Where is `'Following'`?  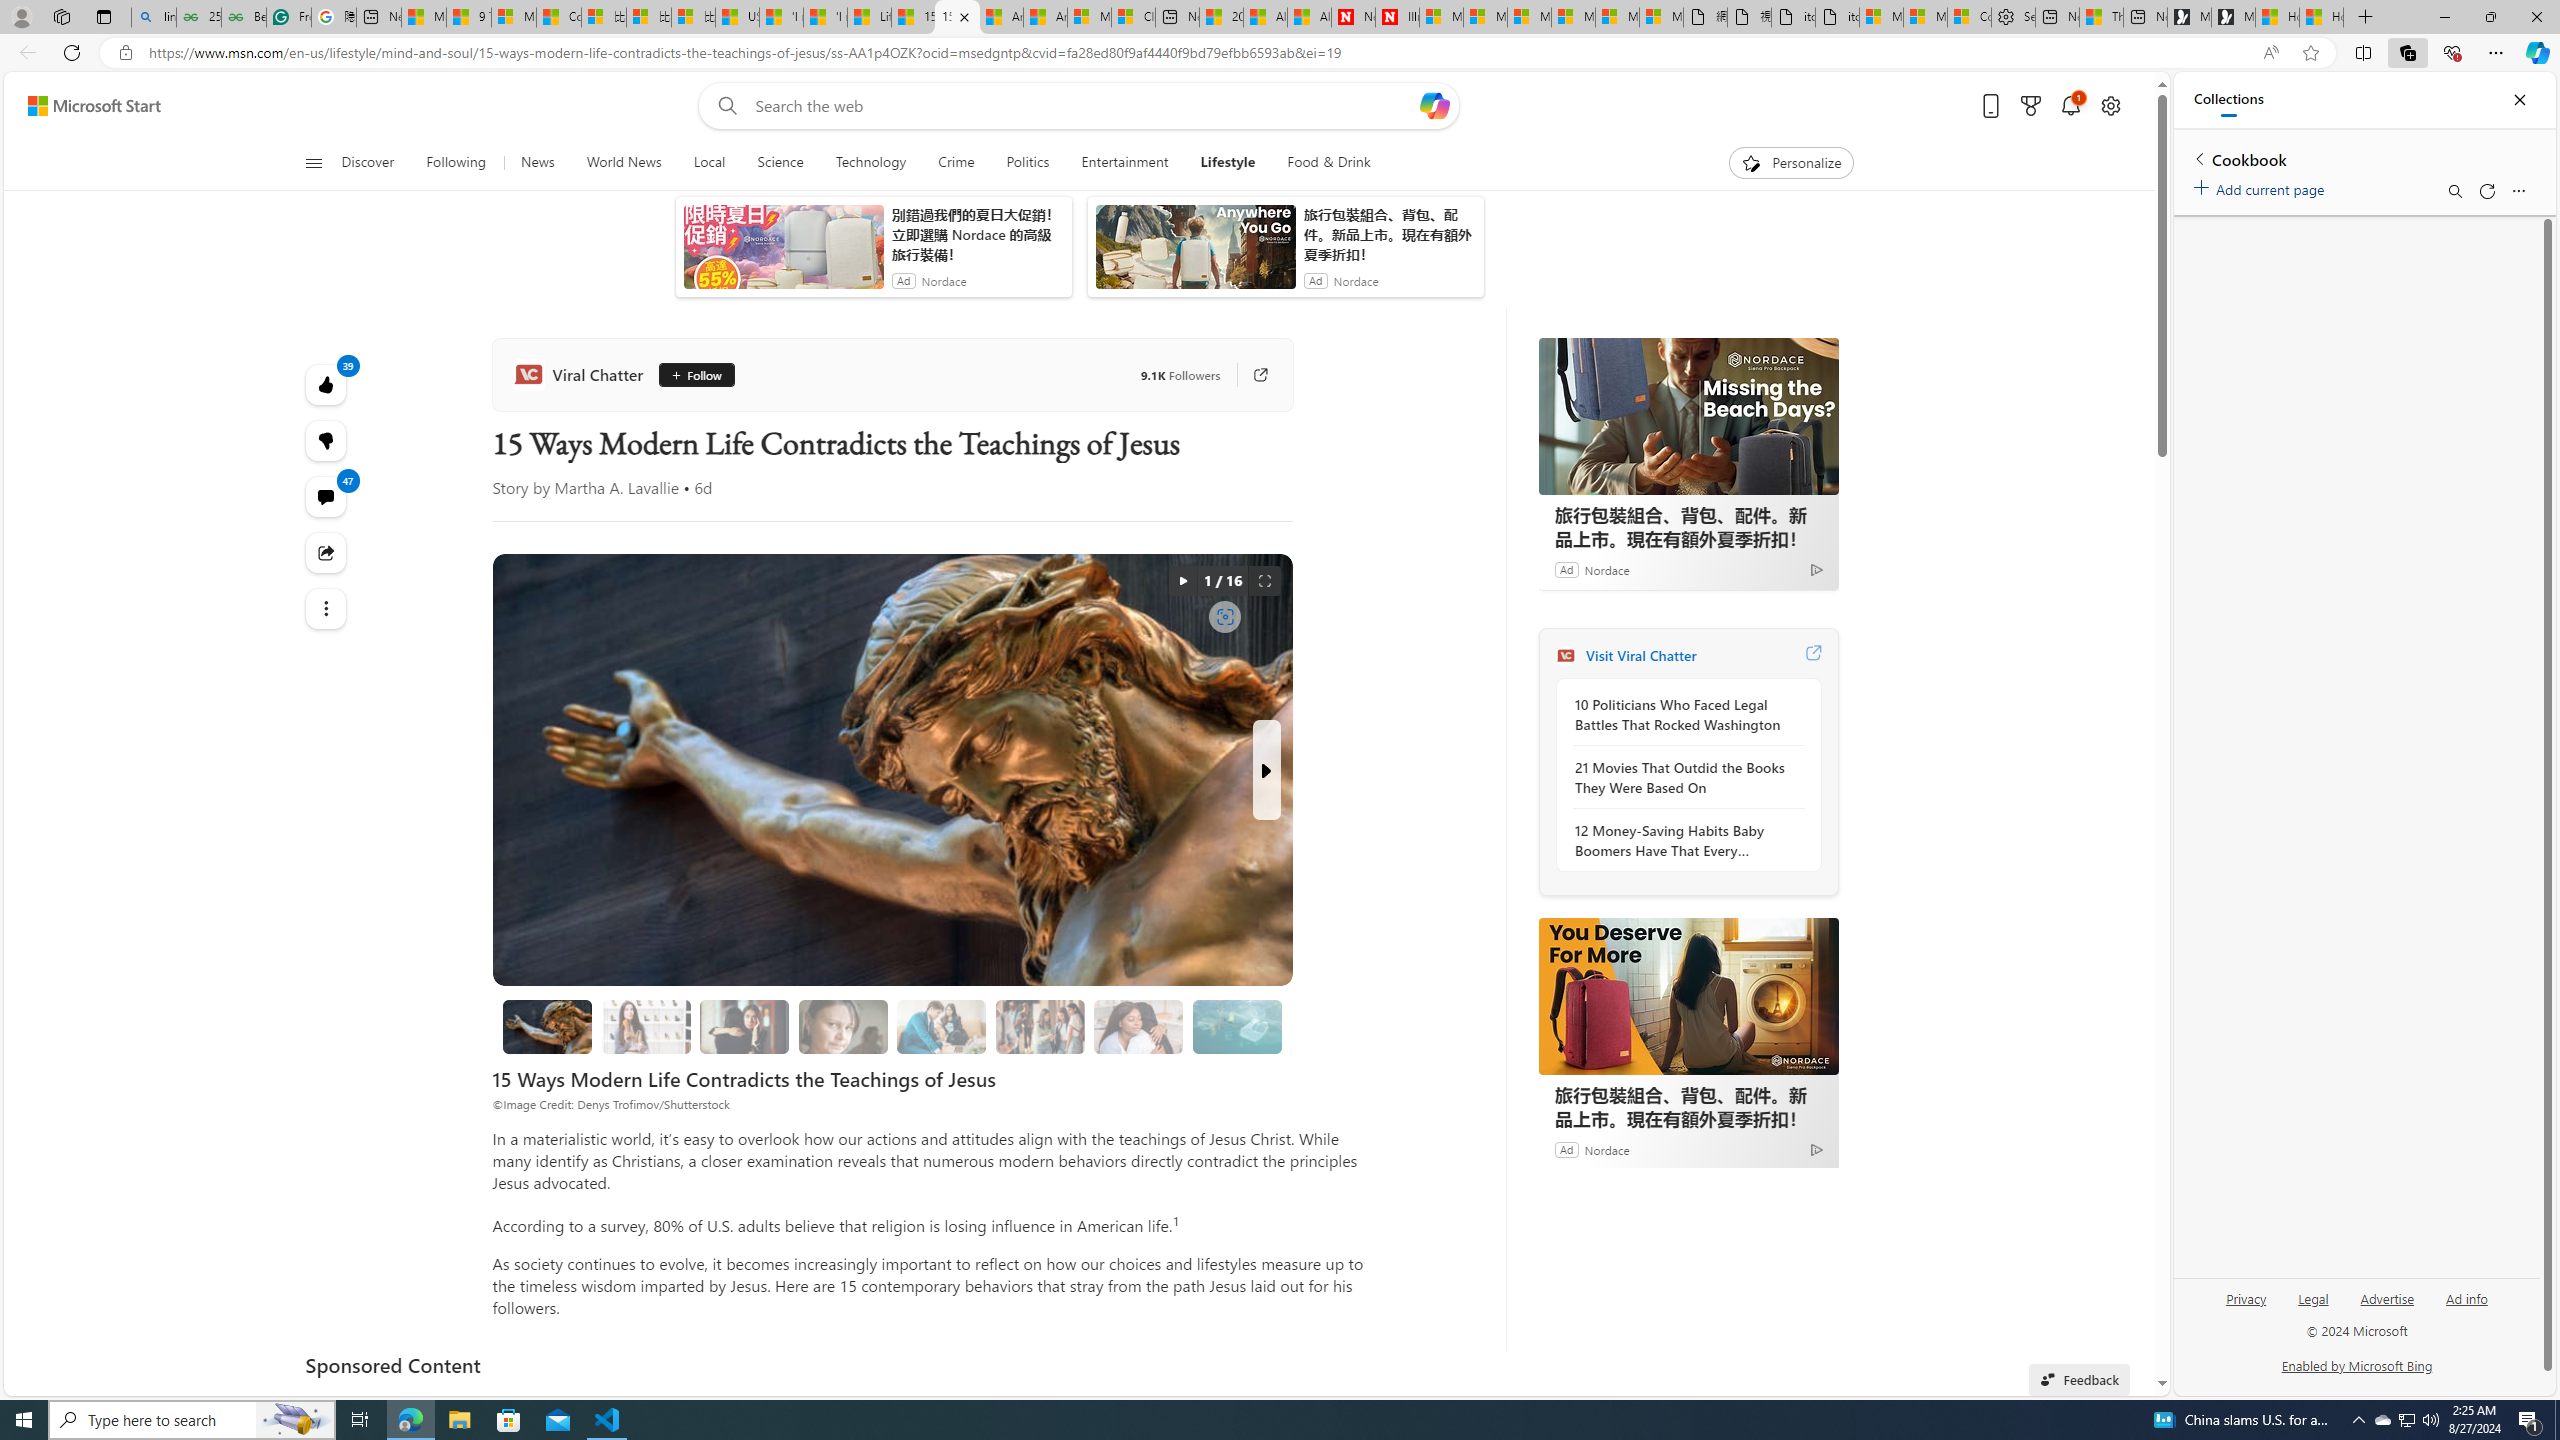 'Following' is located at coordinates (456, 162).